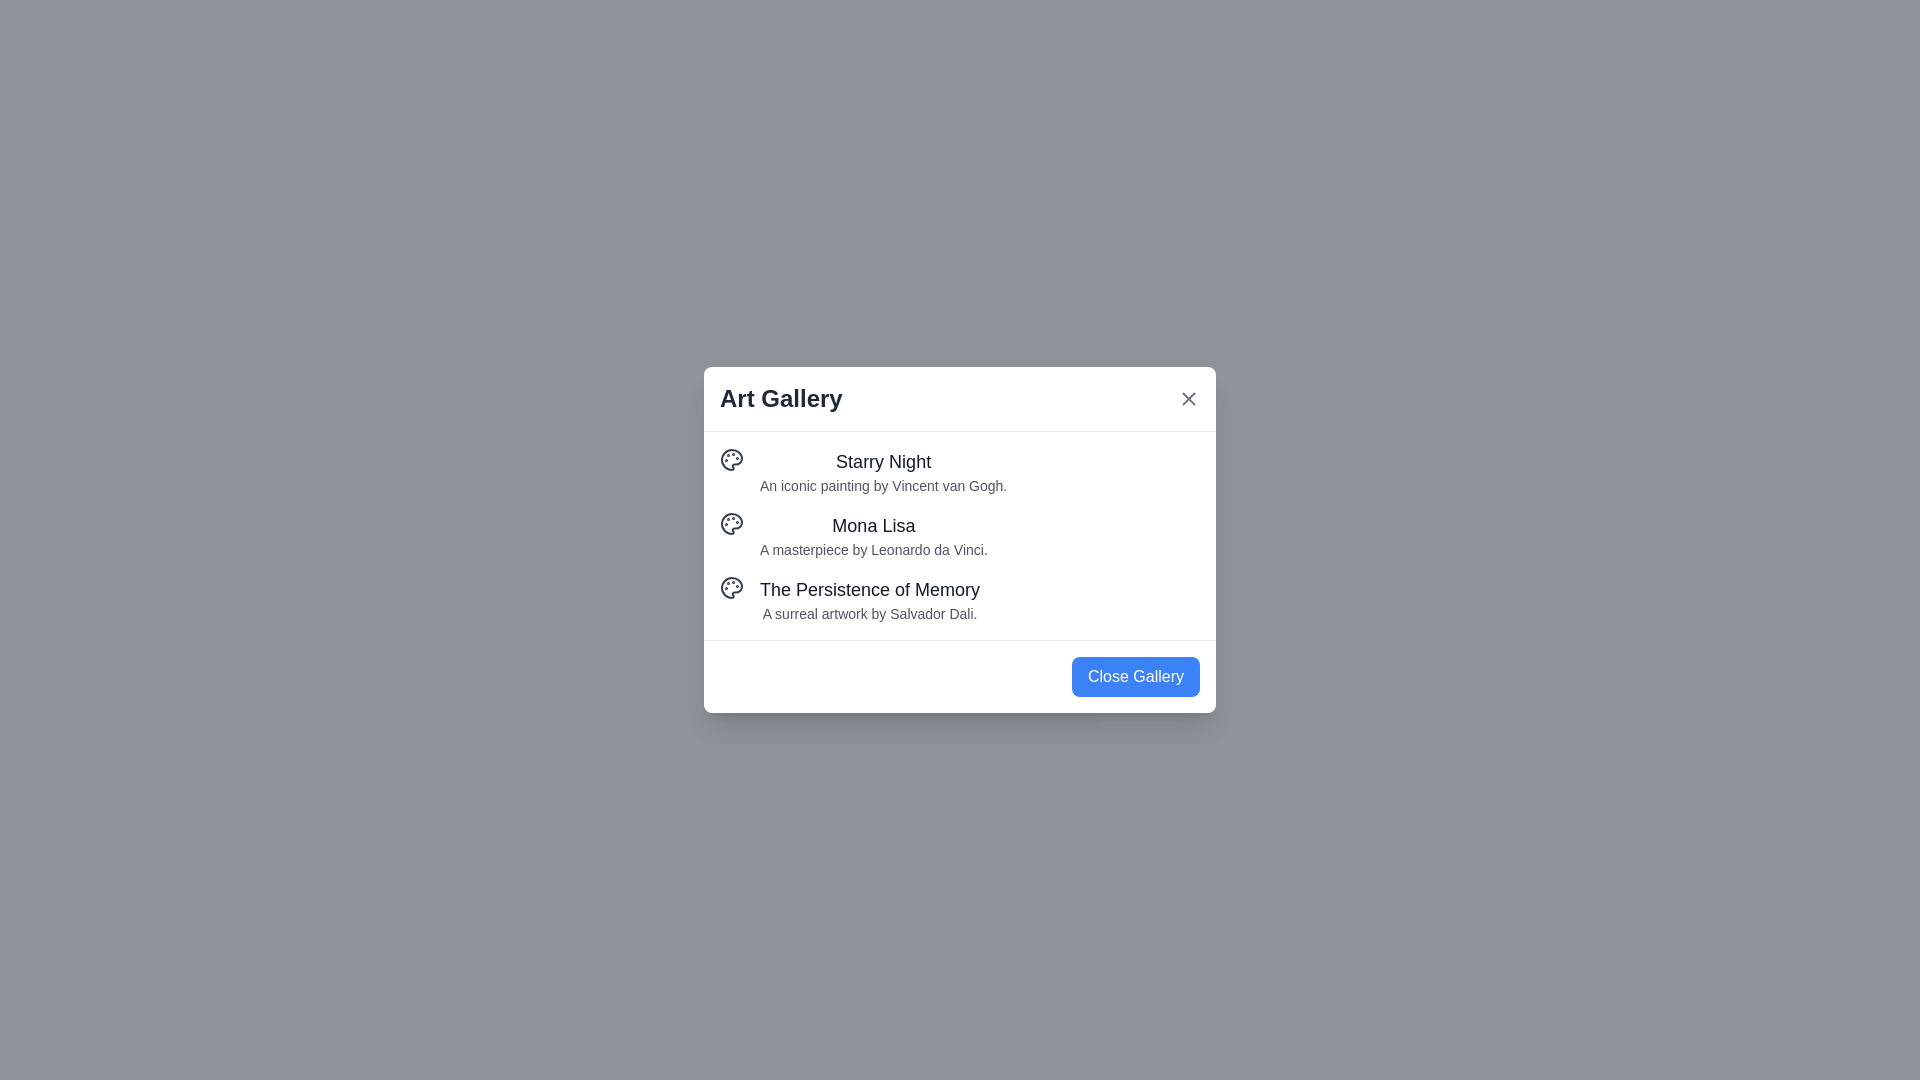 This screenshot has width=1920, height=1080. I want to click on the 'X' button at the top-right corner of the dialog to close it, so click(1189, 398).